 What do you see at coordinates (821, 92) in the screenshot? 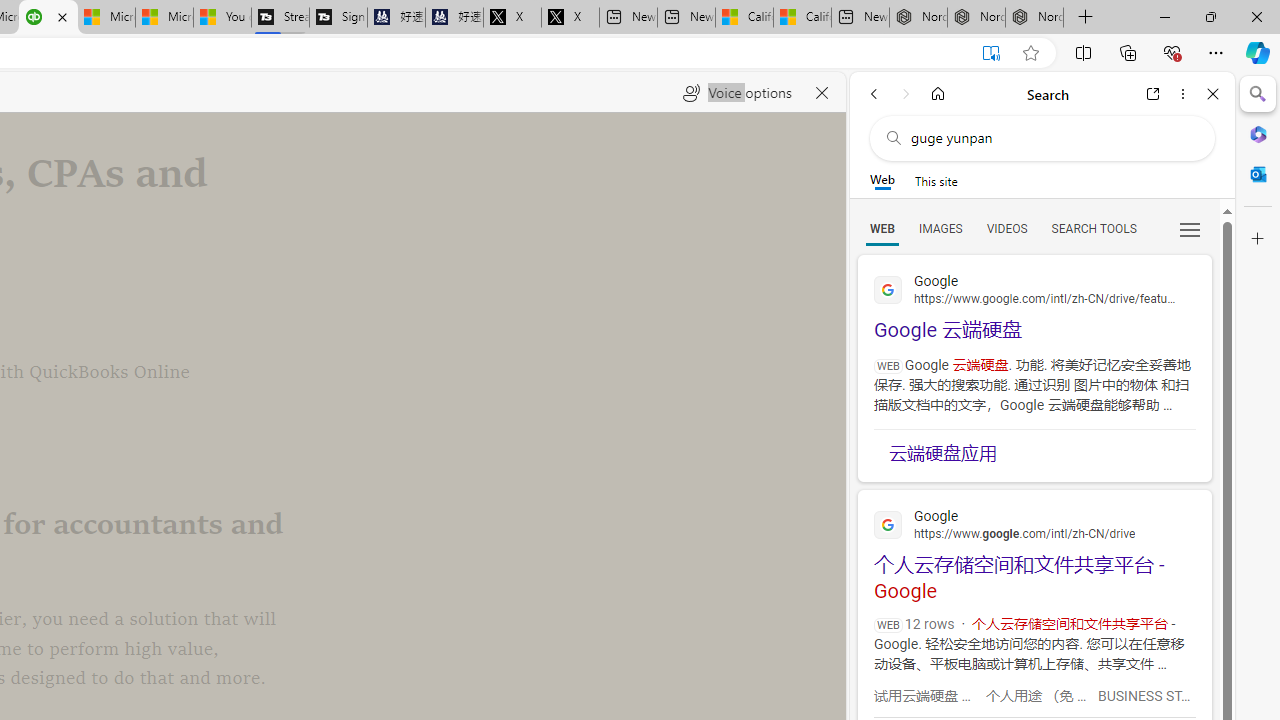
I see `'Close read aloud'` at bounding box center [821, 92].